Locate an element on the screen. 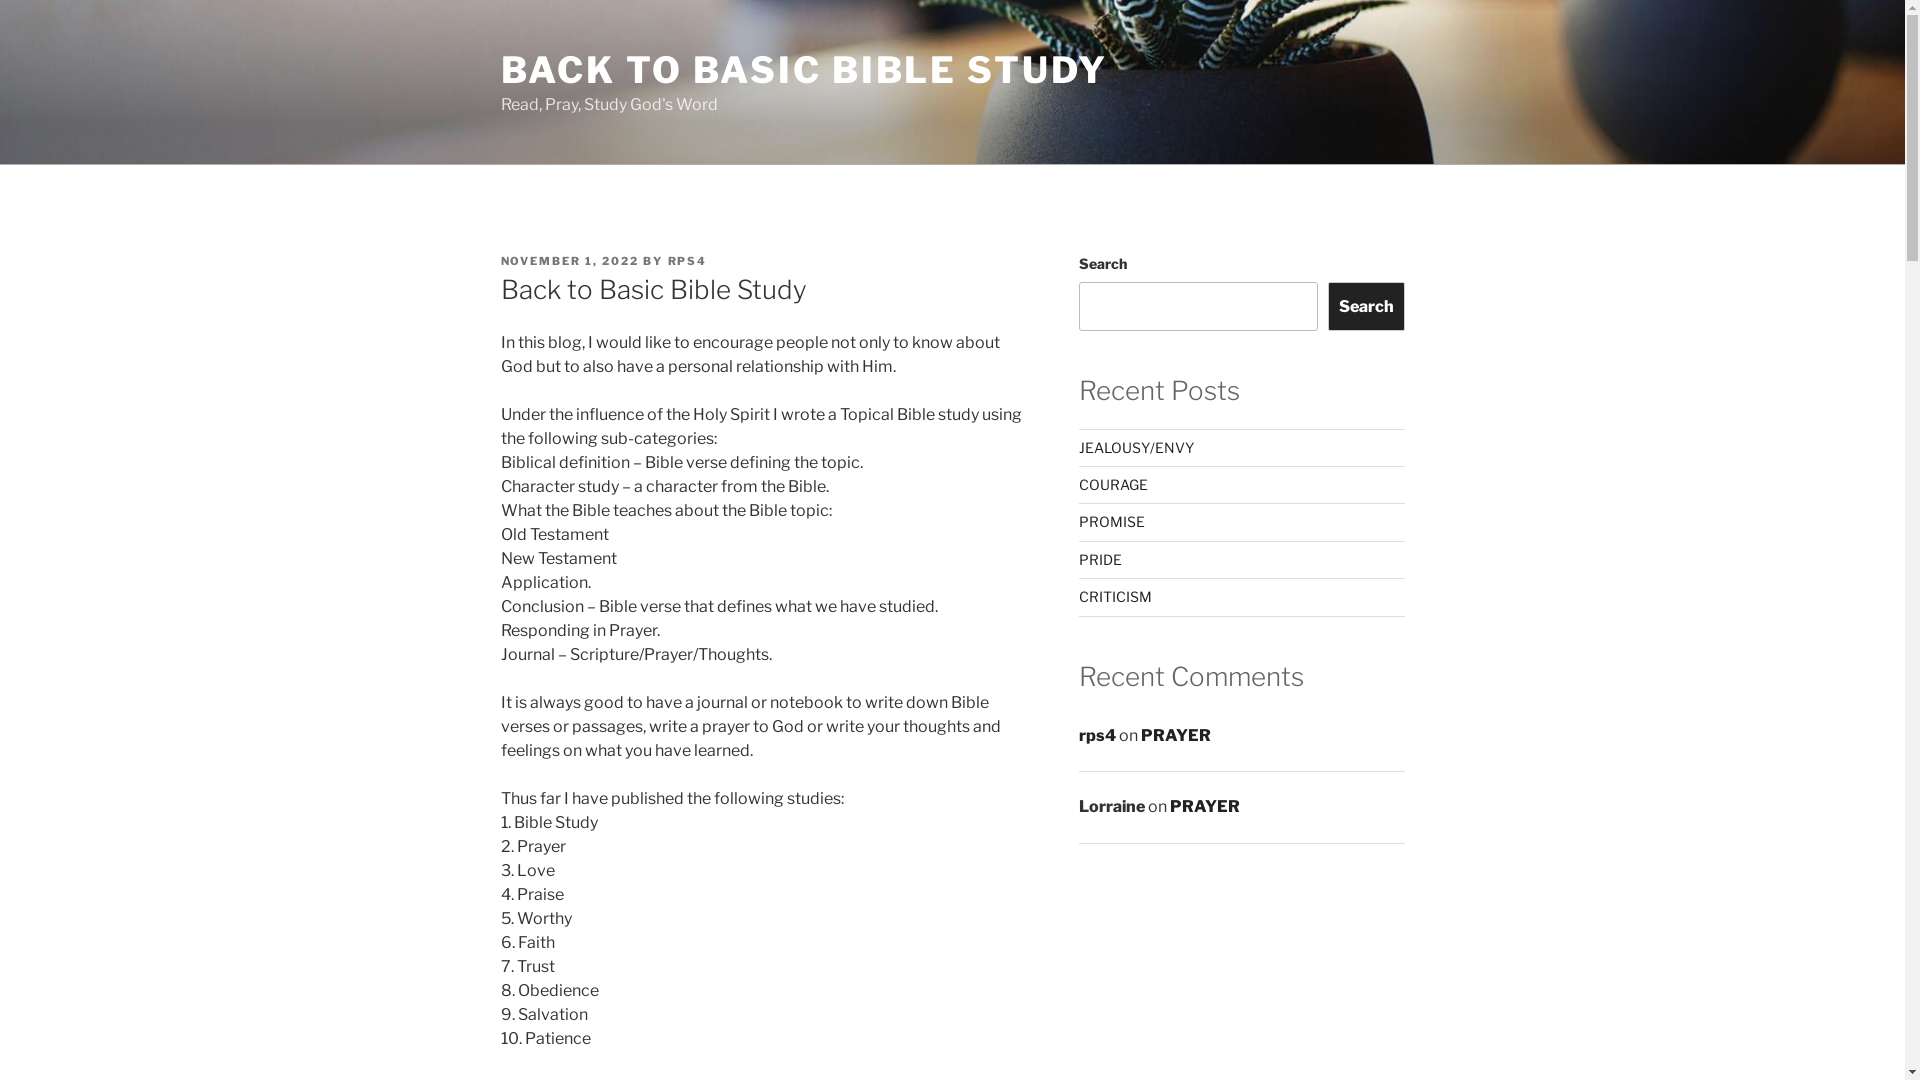 The height and width of the screenshot is (1080, 1920). 'rps4' is located at coordinates (1096, 735).